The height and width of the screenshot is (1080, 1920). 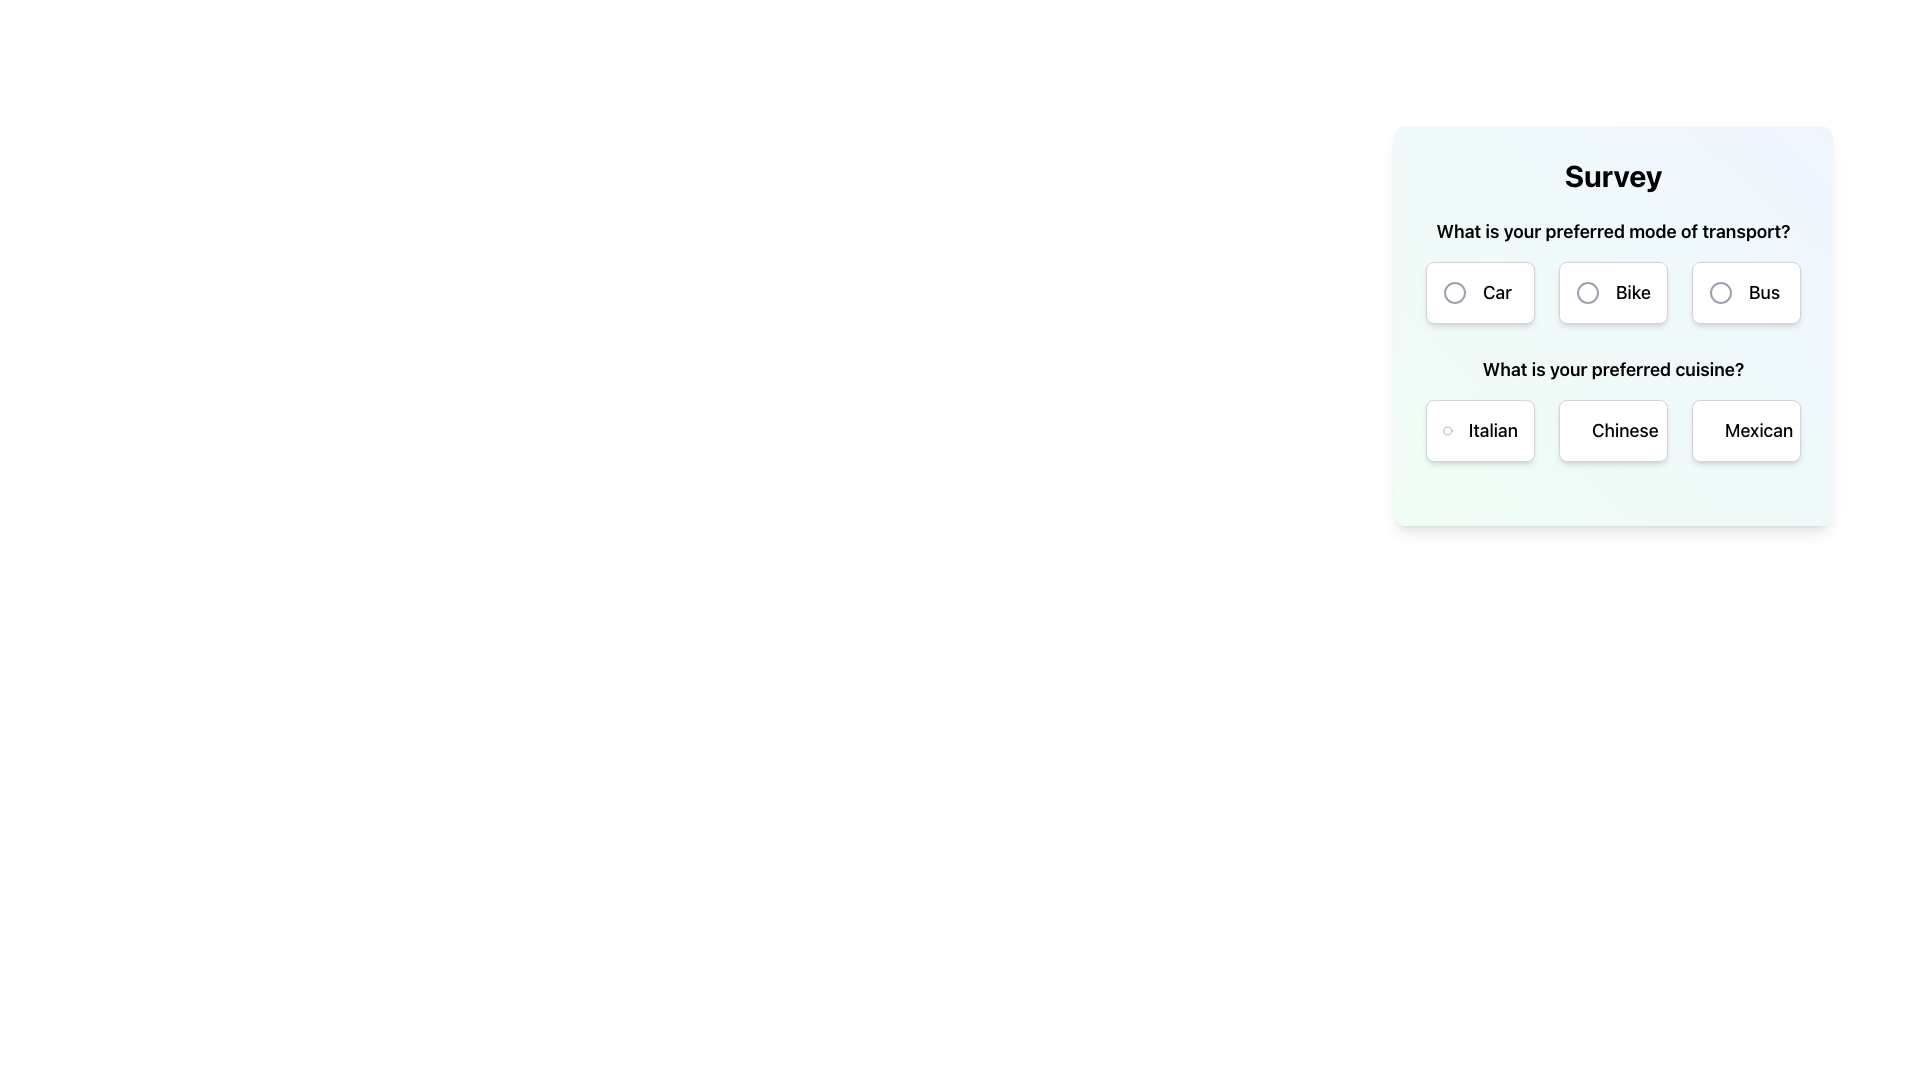 I want to click on one of the selection buttons (Italian, Chinese, or Mexican) in the survey question about preferred cuisine, so click(x=1613, y=407).